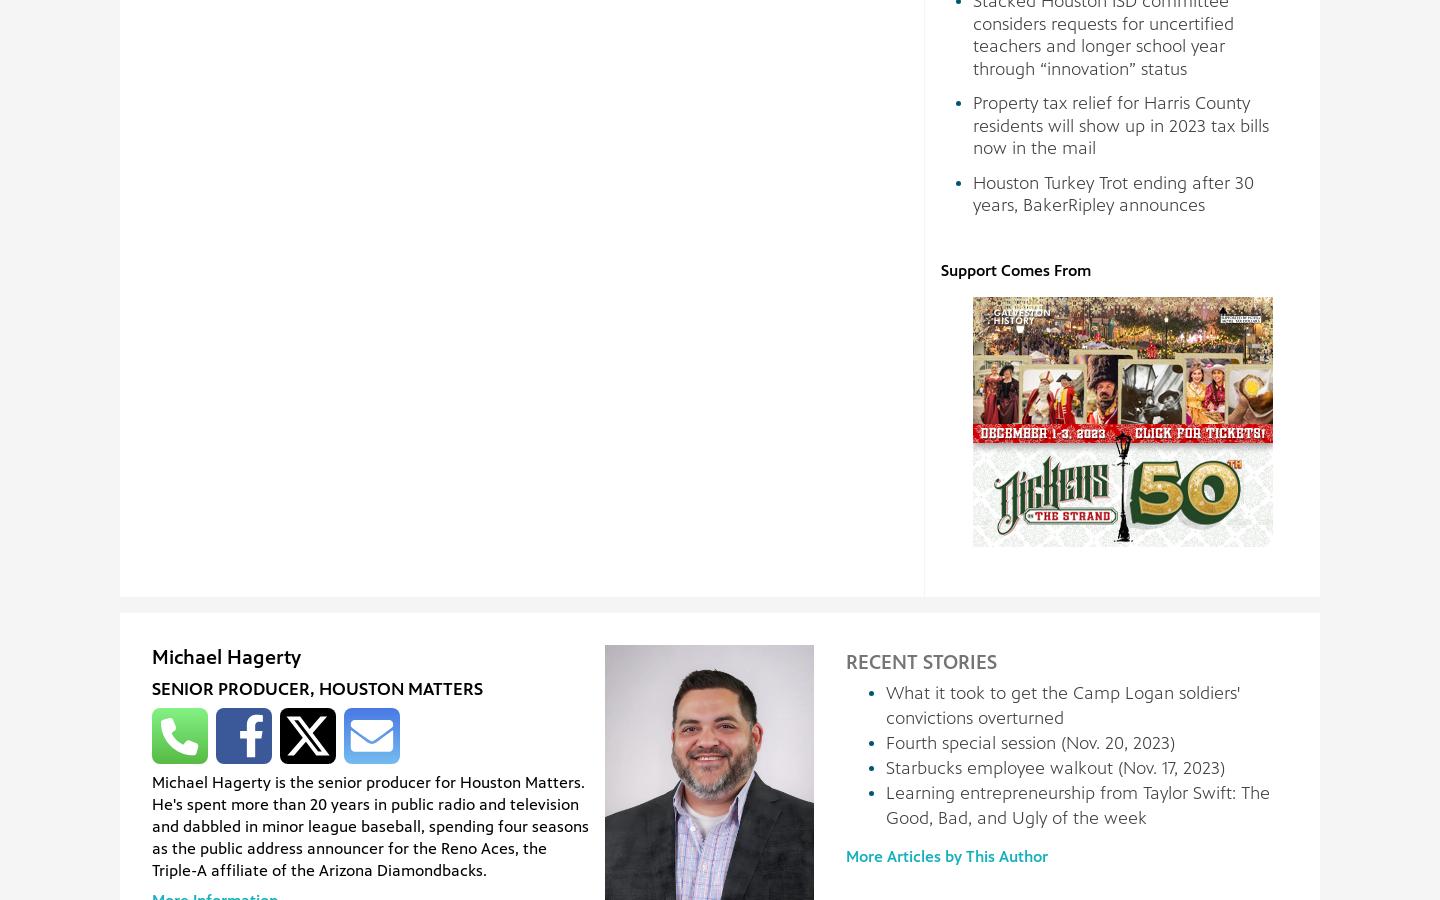  What do you see at coordinates (1030, 740) in the screenshot?
I see `'Fourth special session (Nov. 20, 2023)'` at bounding box center [1030, 740].